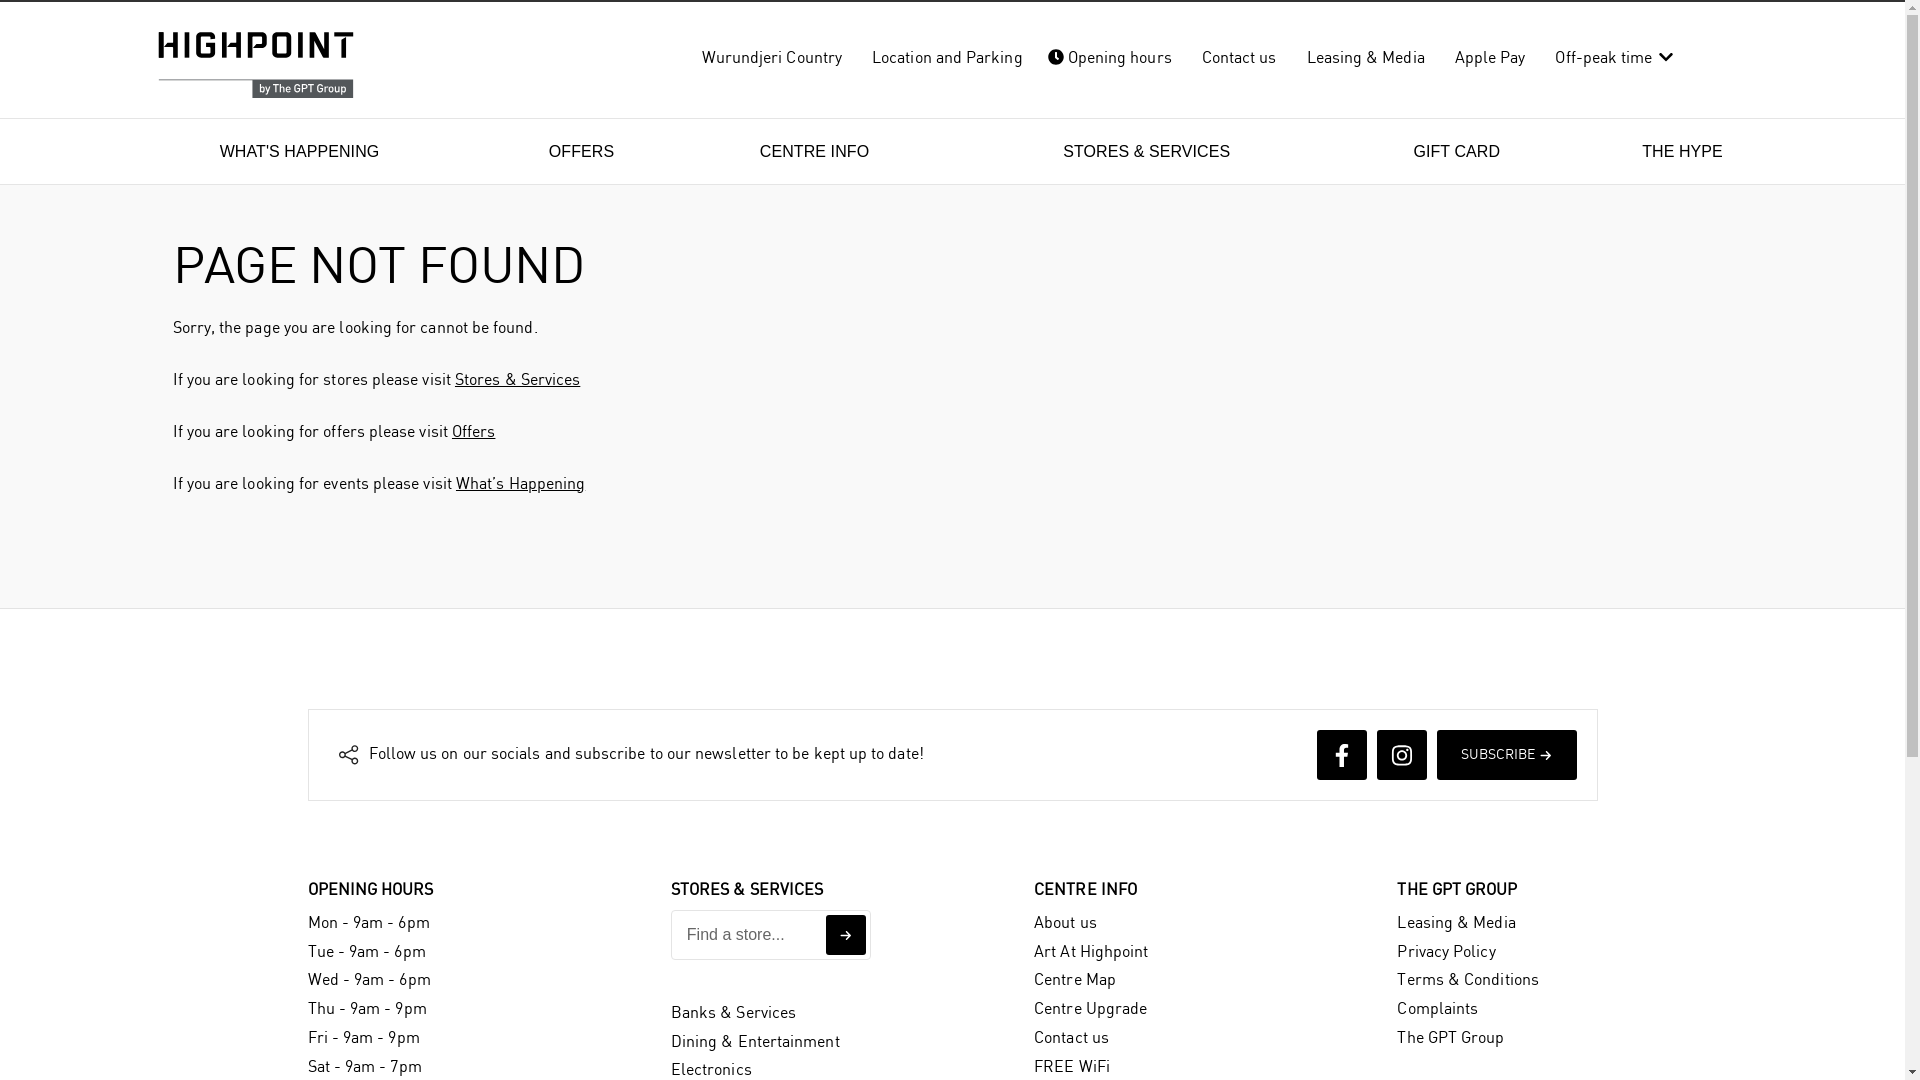 This screenshot has height=1080, width=1920. Describe the element at coordinates (1395, 923) in the screenshot. I see `'Leasing & Media'` at that location.